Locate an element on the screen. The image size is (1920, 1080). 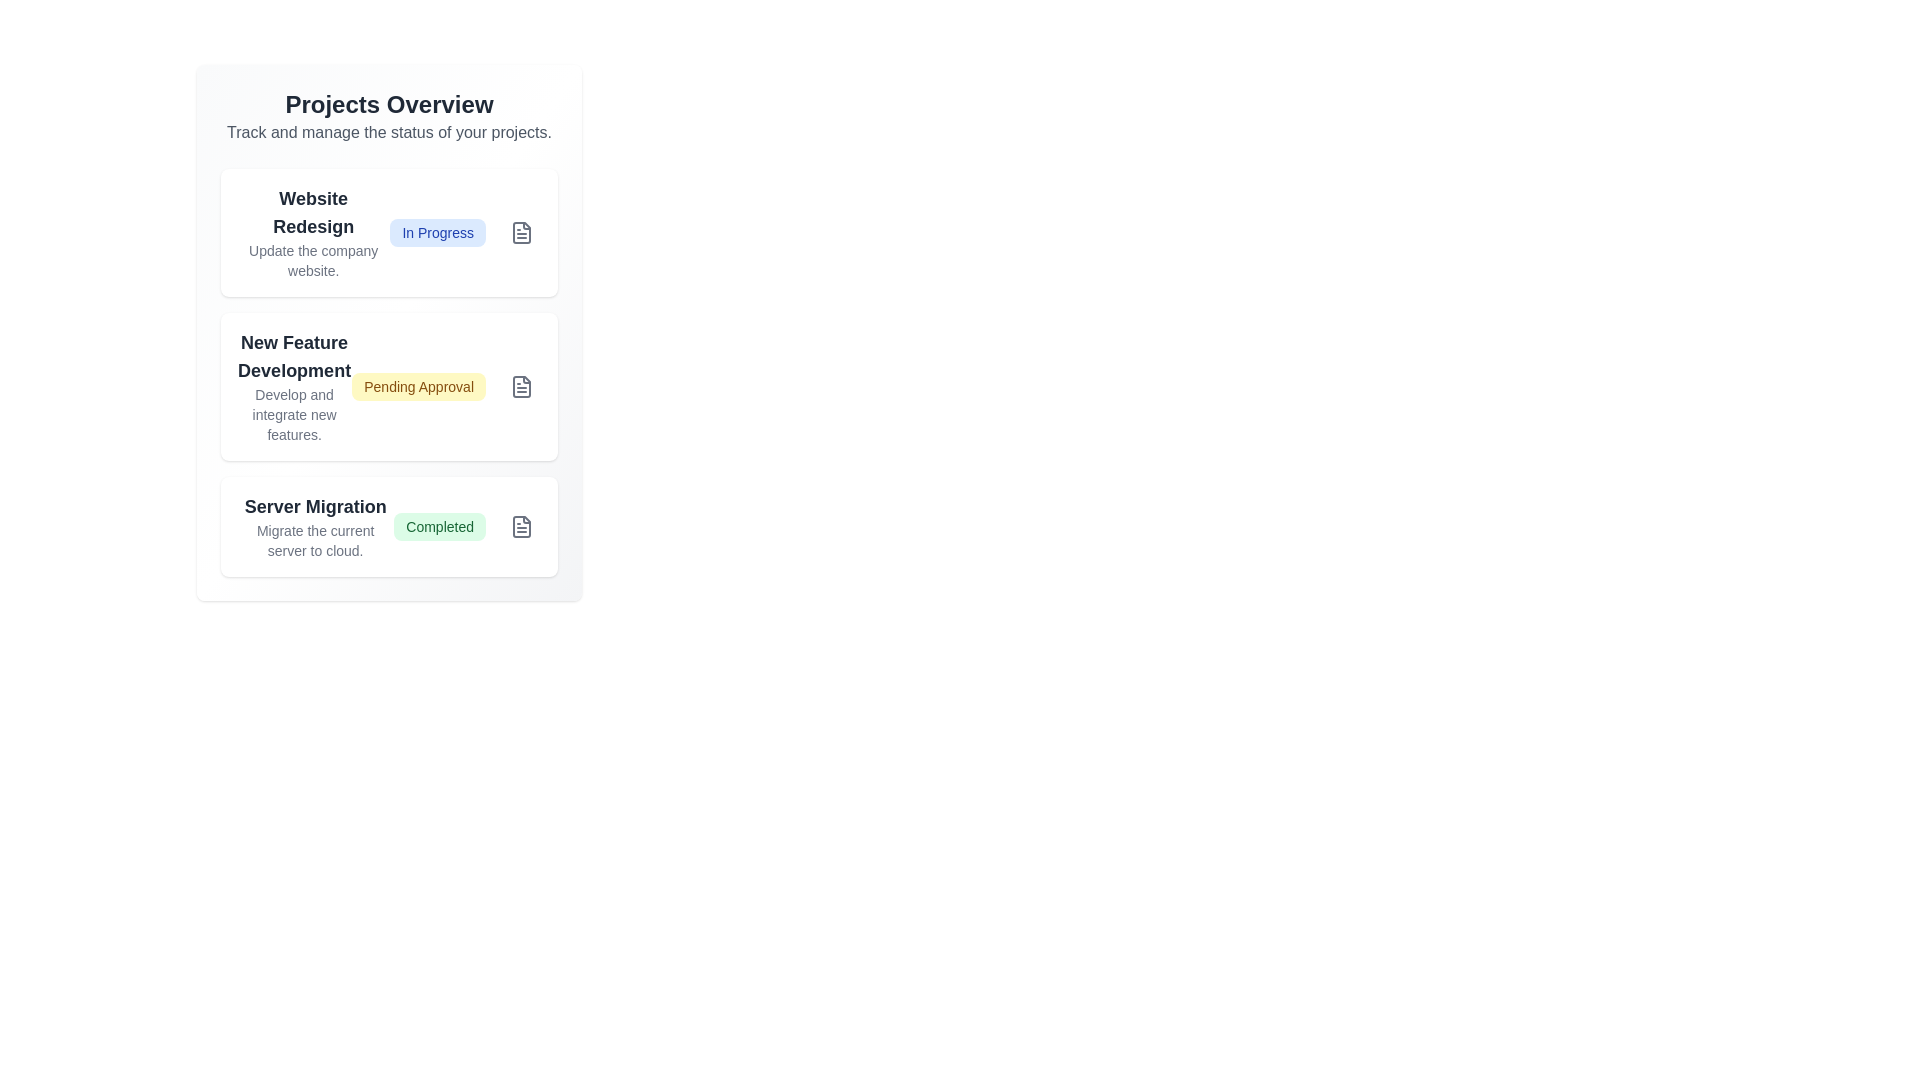
the project associated with the status badge Pending Approval is located at coordinates (417, 386).